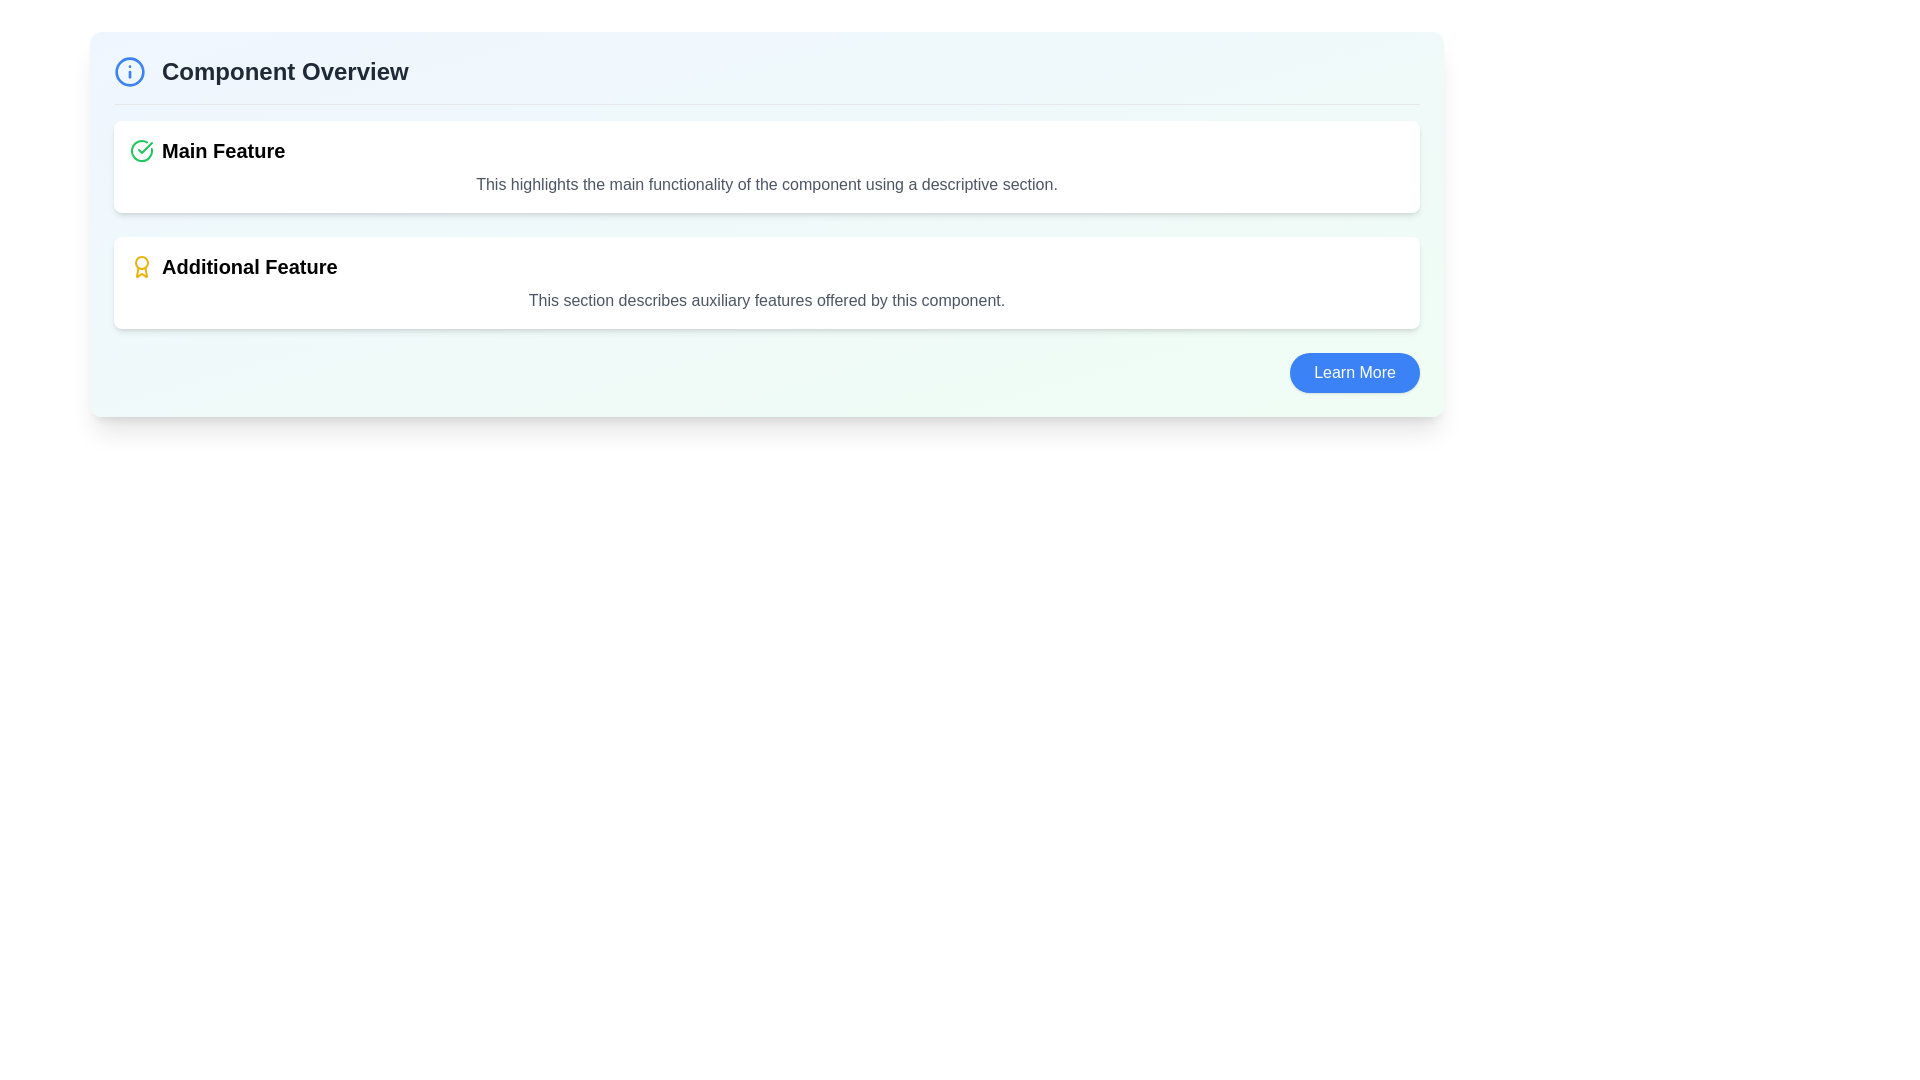  Describe the element at coordinates (284, 71) in the screenshot. I see `descriptive header text located at the top-left area of the section, aligned to the right of an informative icon` at that location.